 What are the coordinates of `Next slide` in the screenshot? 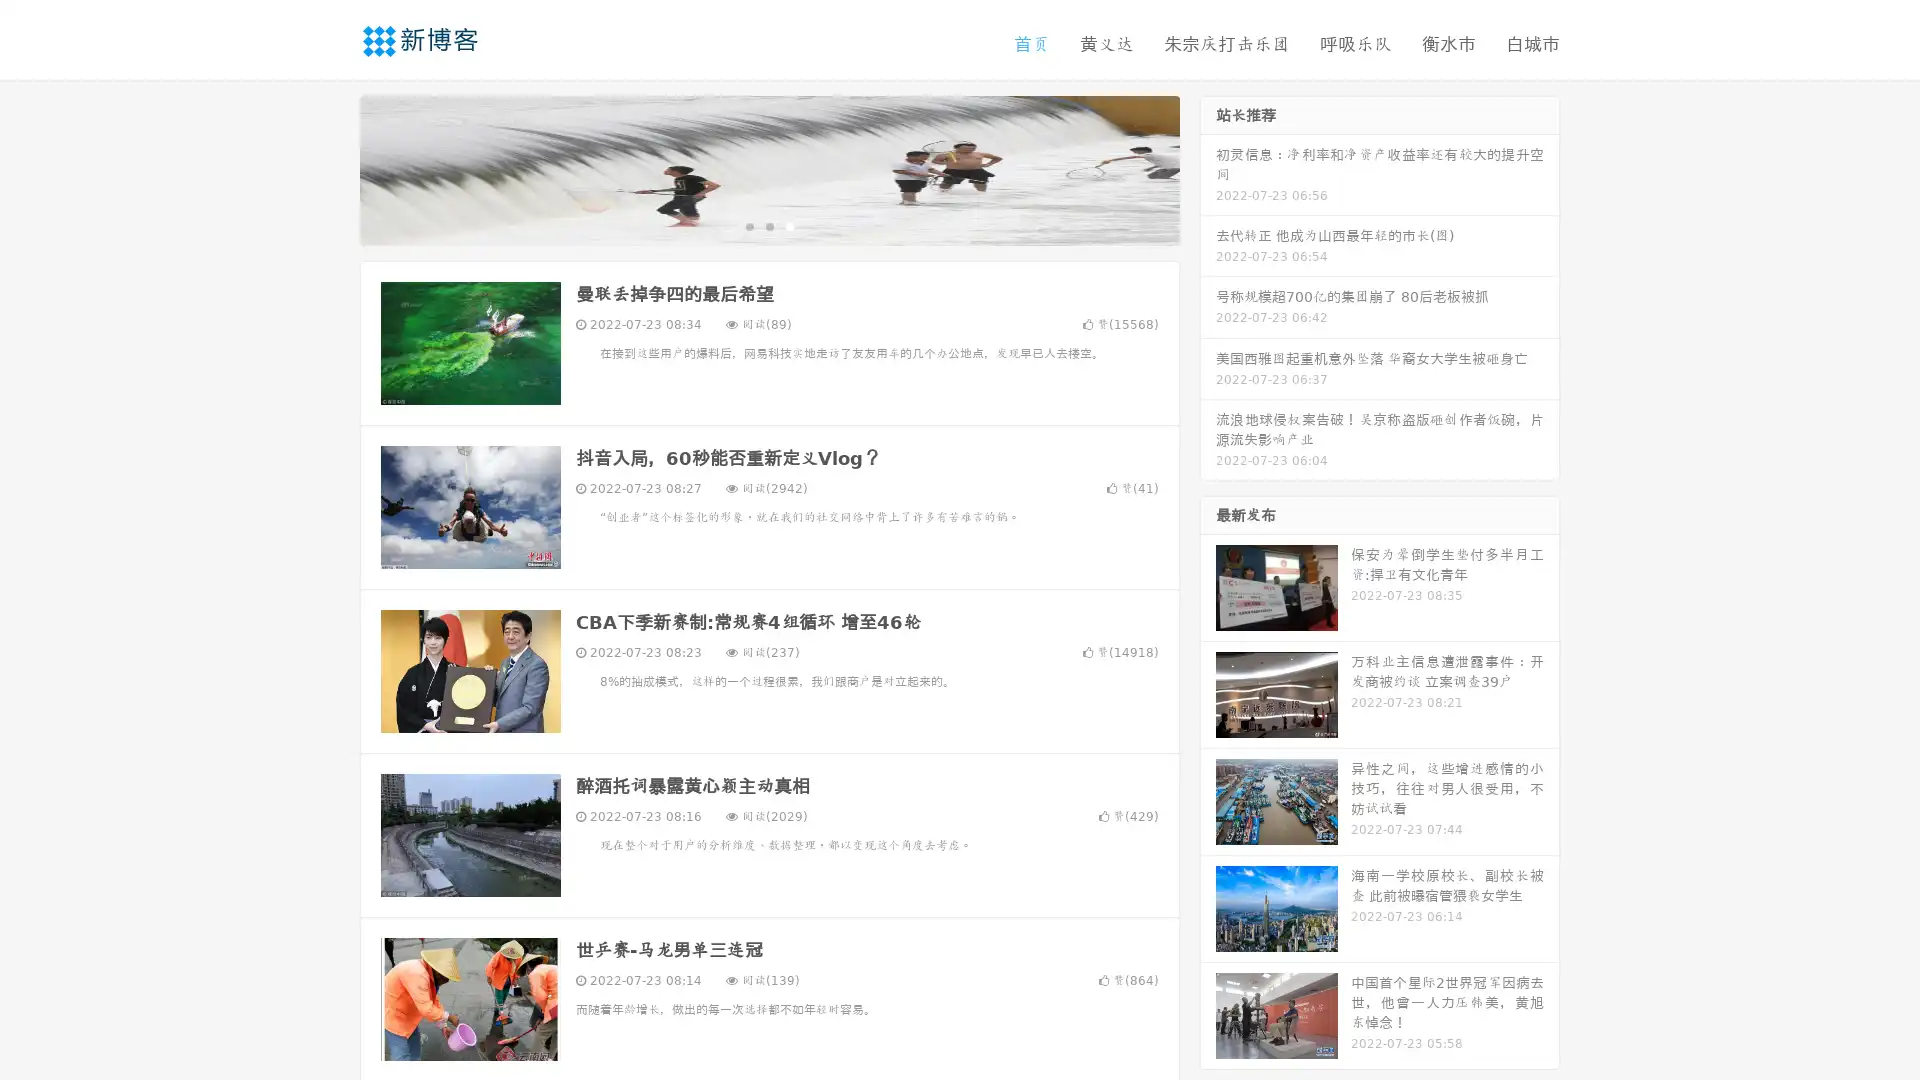 It's located at (1208, 168).